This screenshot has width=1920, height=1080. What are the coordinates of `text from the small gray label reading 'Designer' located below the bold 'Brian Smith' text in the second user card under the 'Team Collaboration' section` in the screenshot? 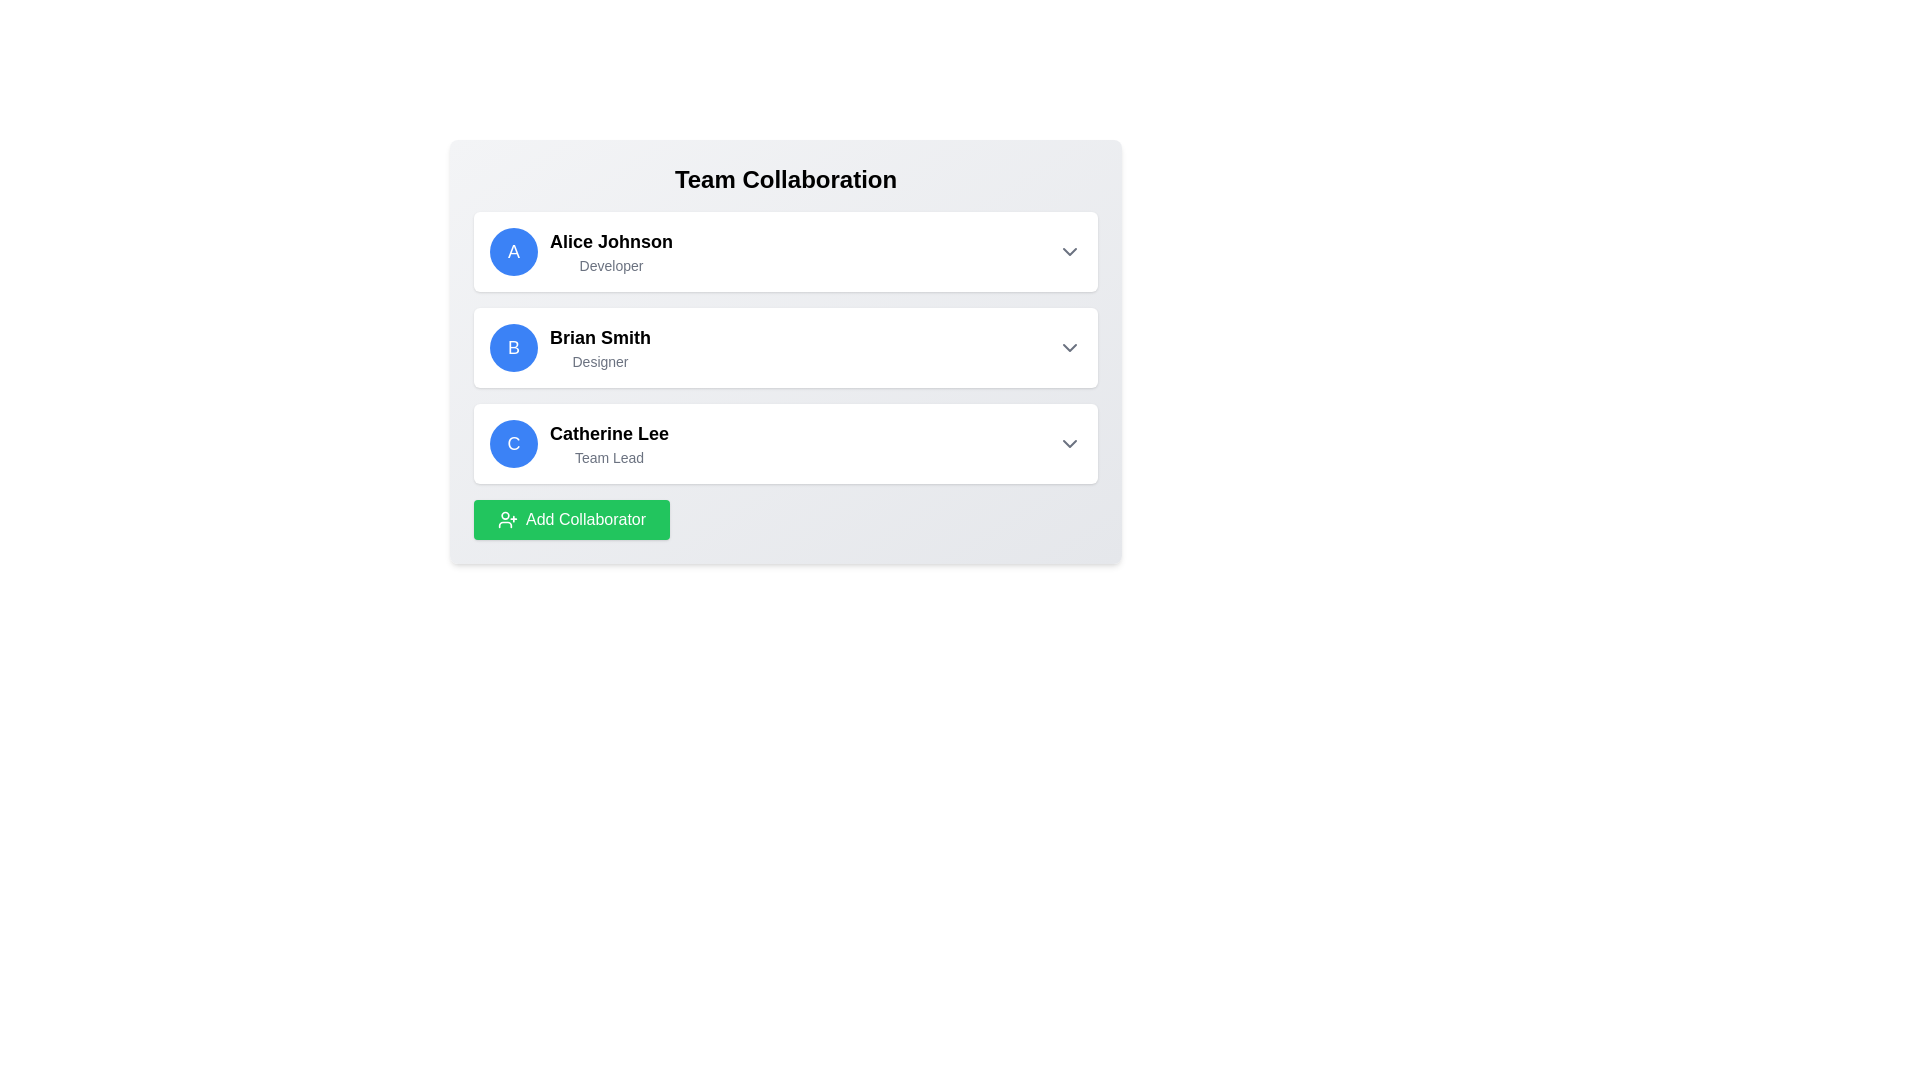 It's located at (599, 362).